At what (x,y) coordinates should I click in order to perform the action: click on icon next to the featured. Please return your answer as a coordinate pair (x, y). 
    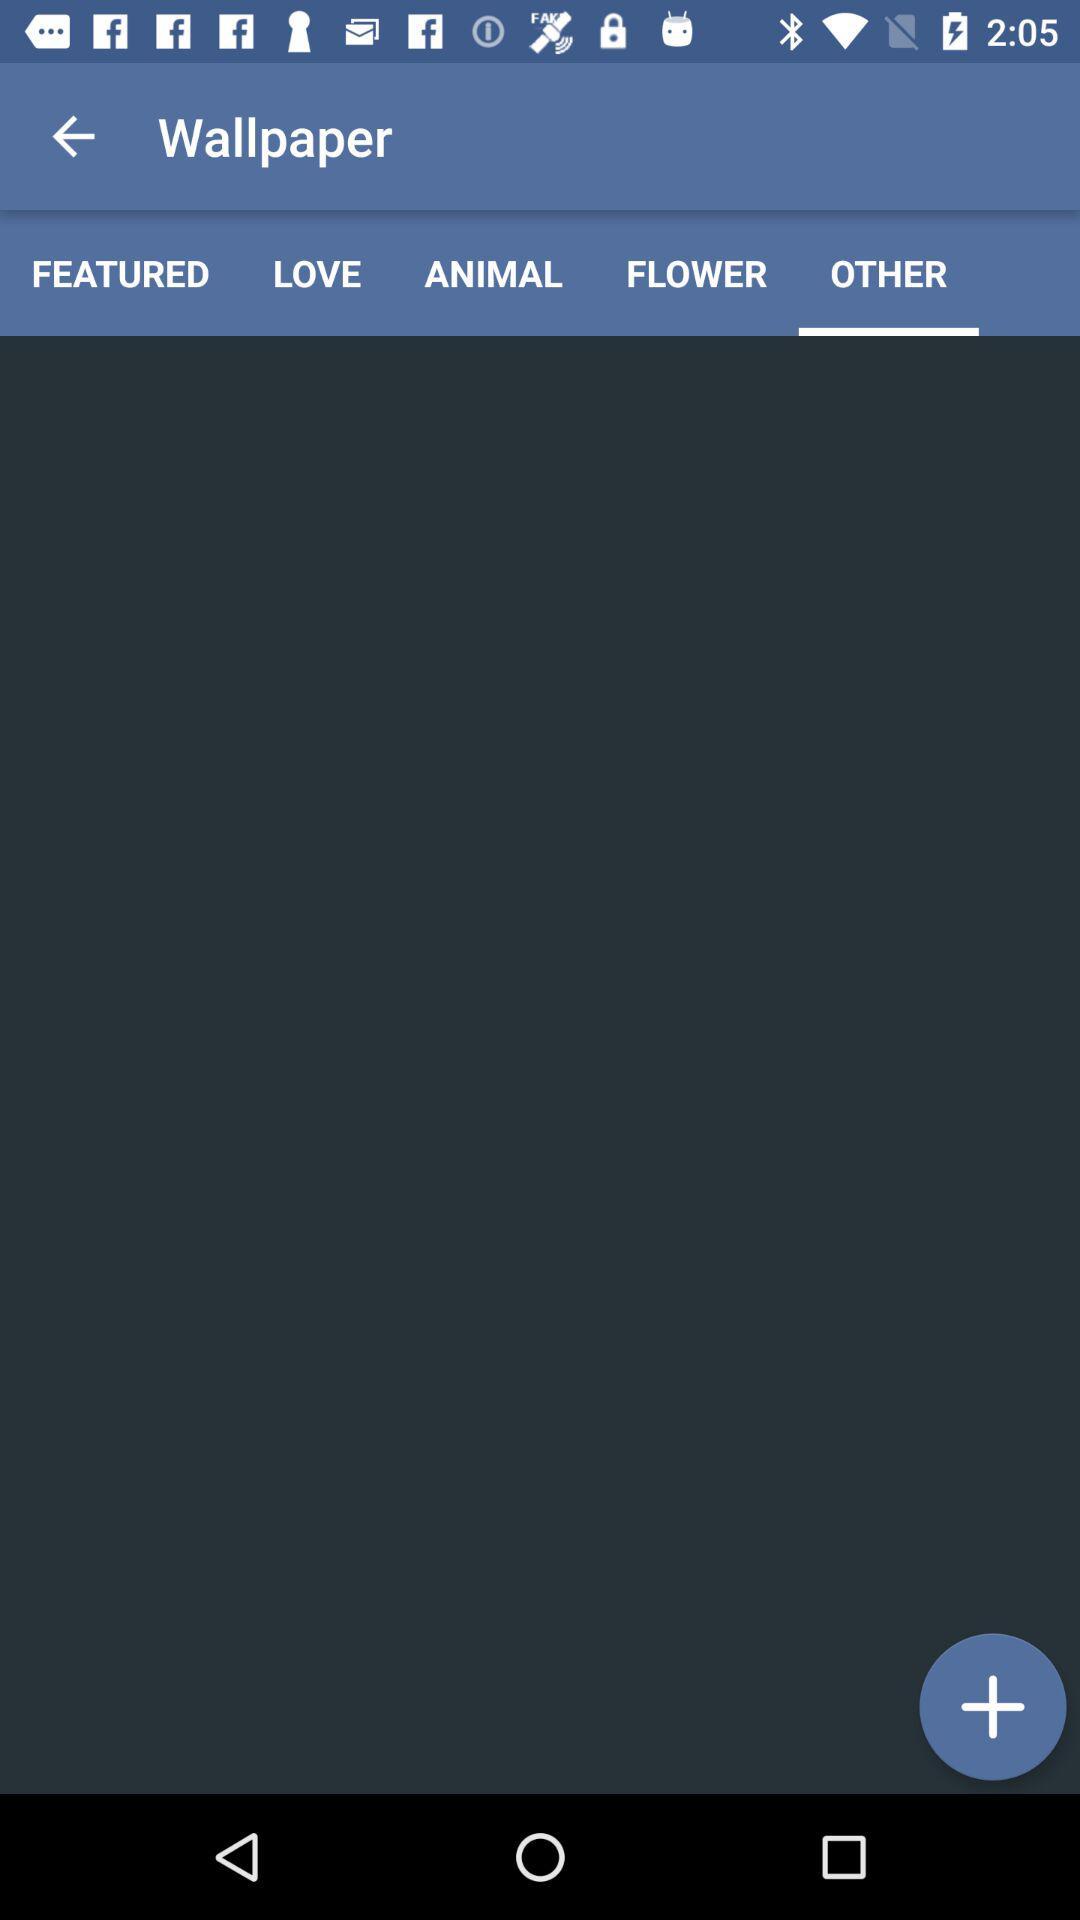
    Looking at the image, I should click on (316, 272).